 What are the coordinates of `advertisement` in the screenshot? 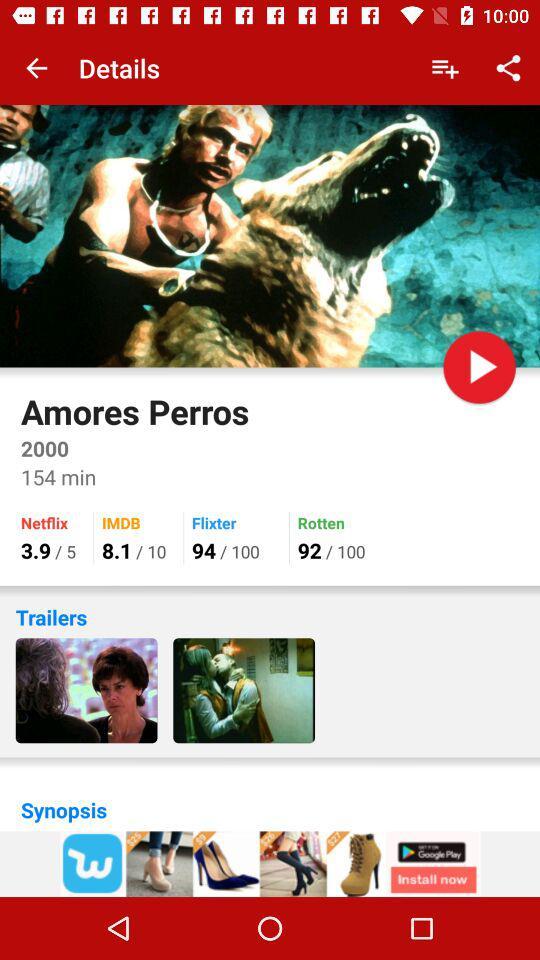 It's located at (270, 863).